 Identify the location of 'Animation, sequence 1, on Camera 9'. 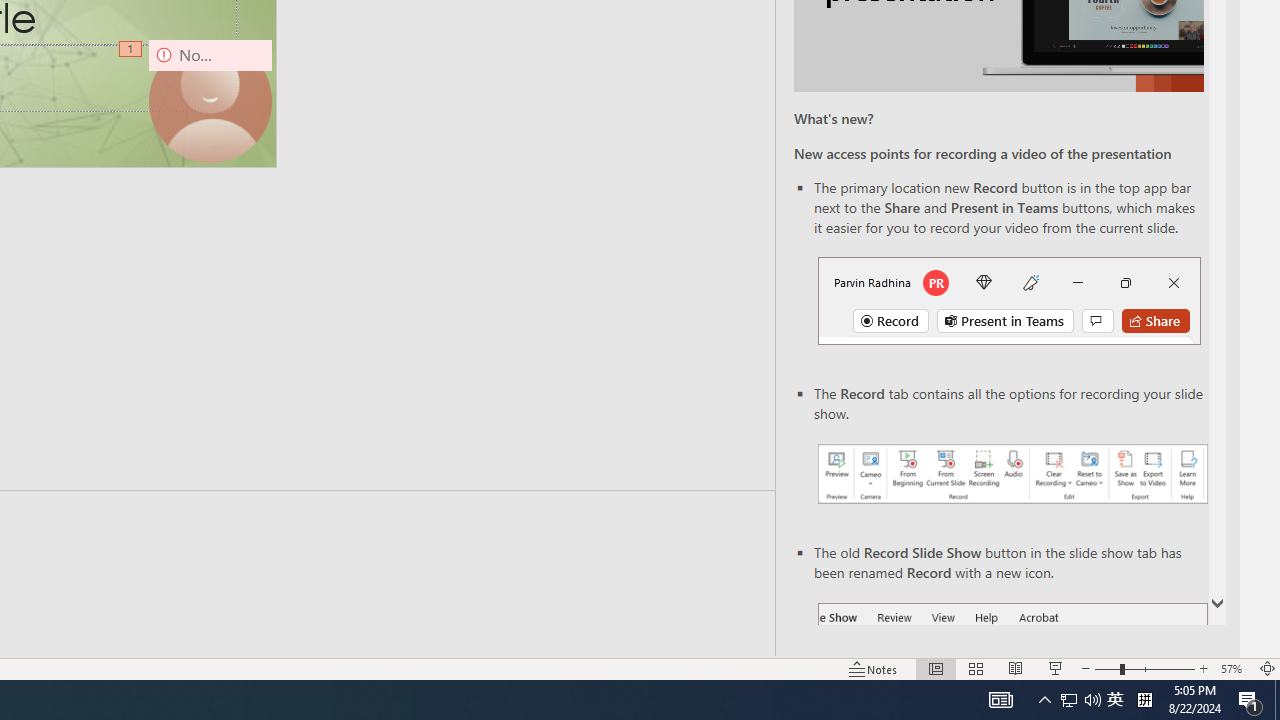
(130, 49).